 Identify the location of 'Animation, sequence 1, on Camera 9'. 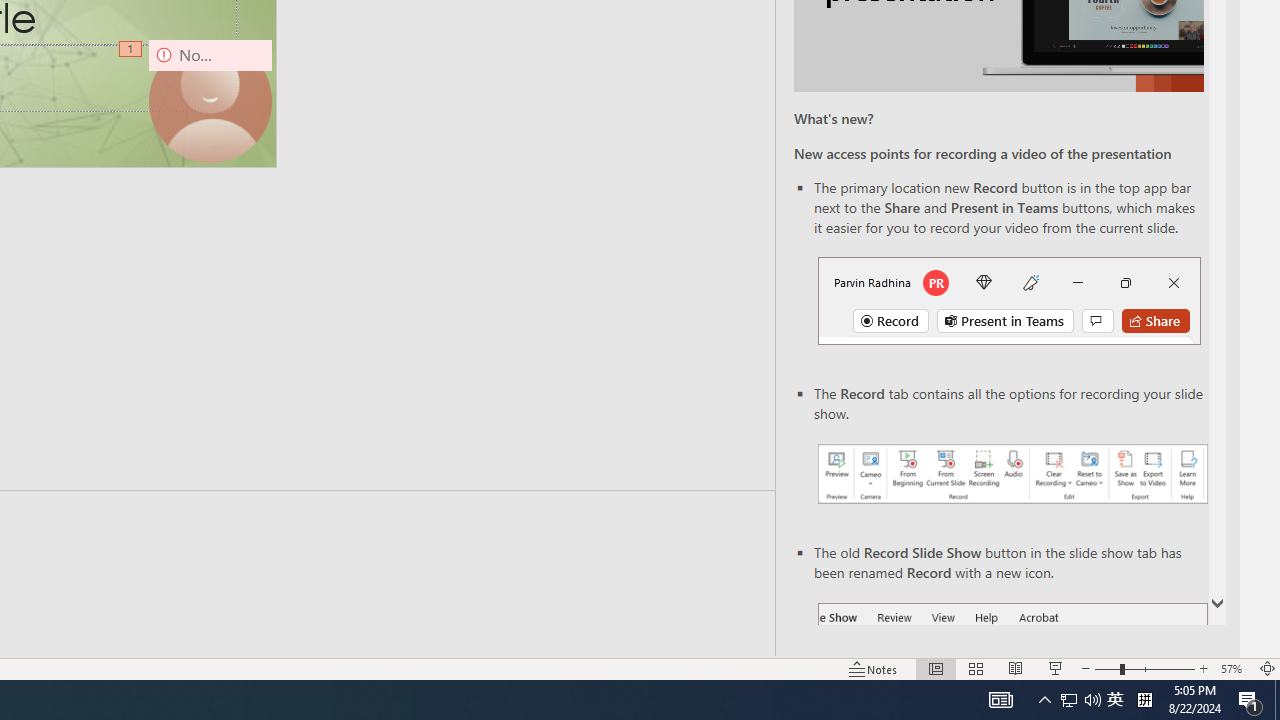
(130, 49).